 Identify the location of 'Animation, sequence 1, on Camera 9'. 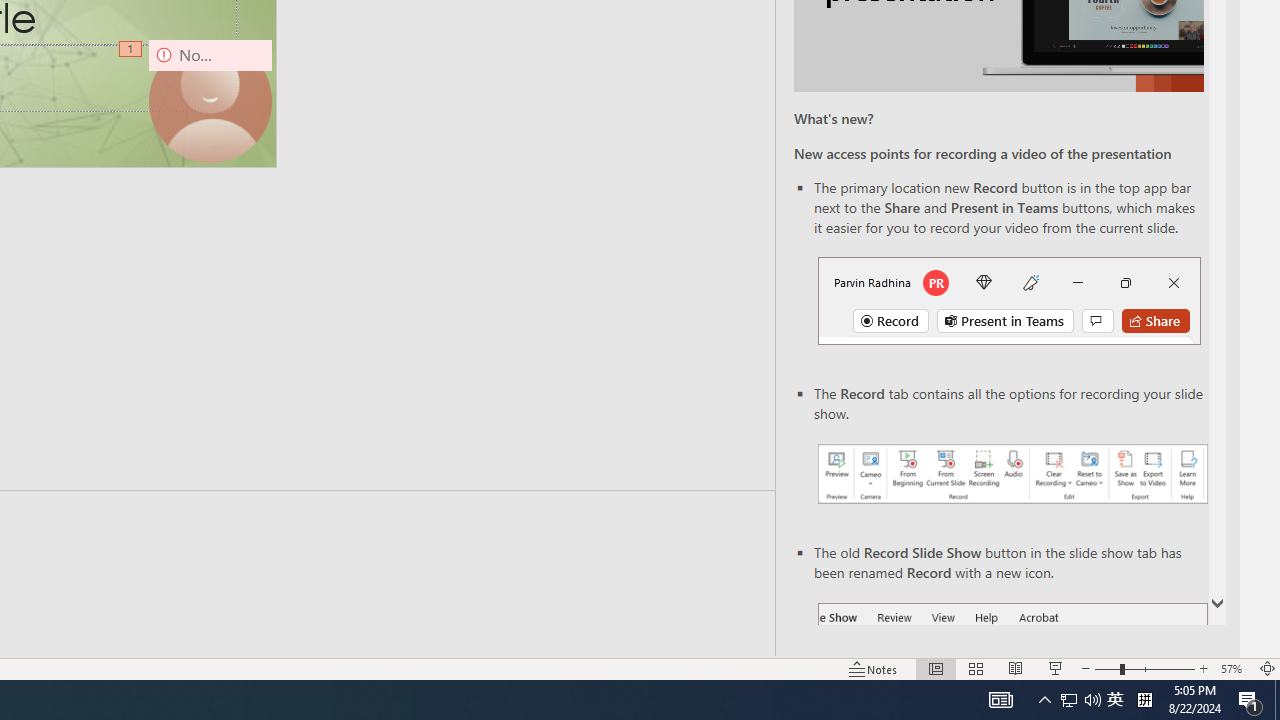
(130, 49).